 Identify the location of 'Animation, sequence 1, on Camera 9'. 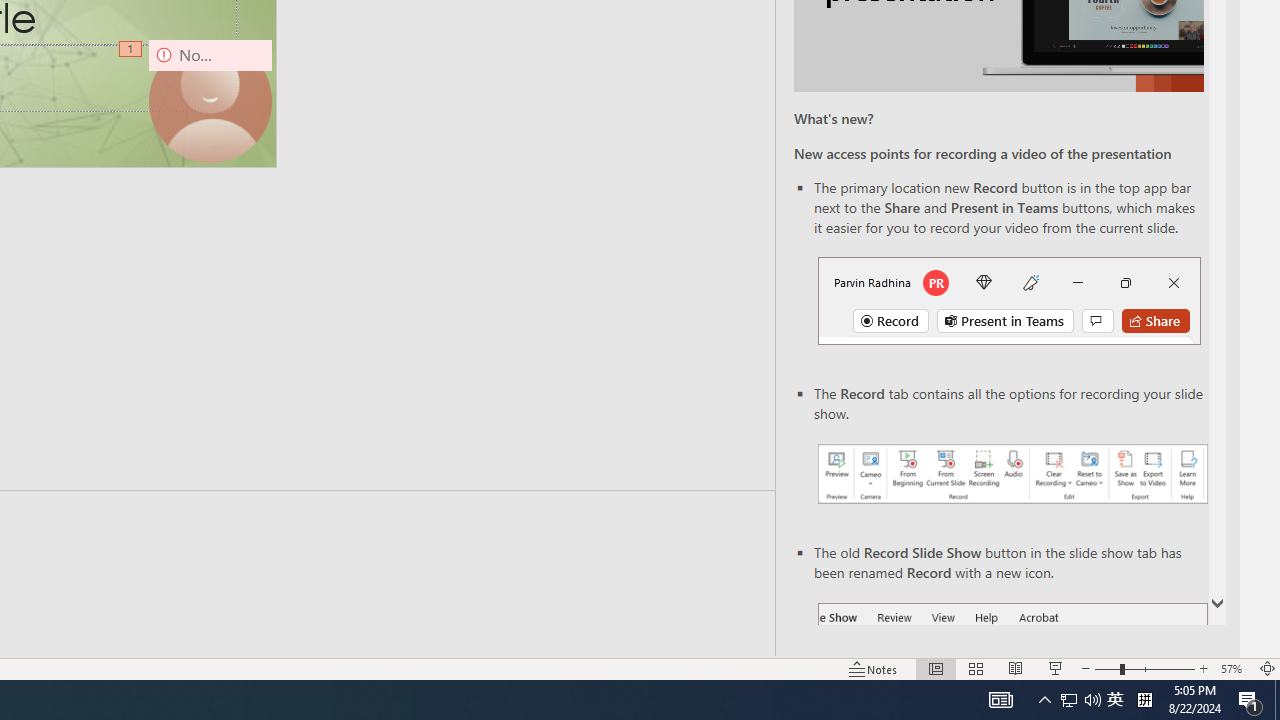
(130, 49).